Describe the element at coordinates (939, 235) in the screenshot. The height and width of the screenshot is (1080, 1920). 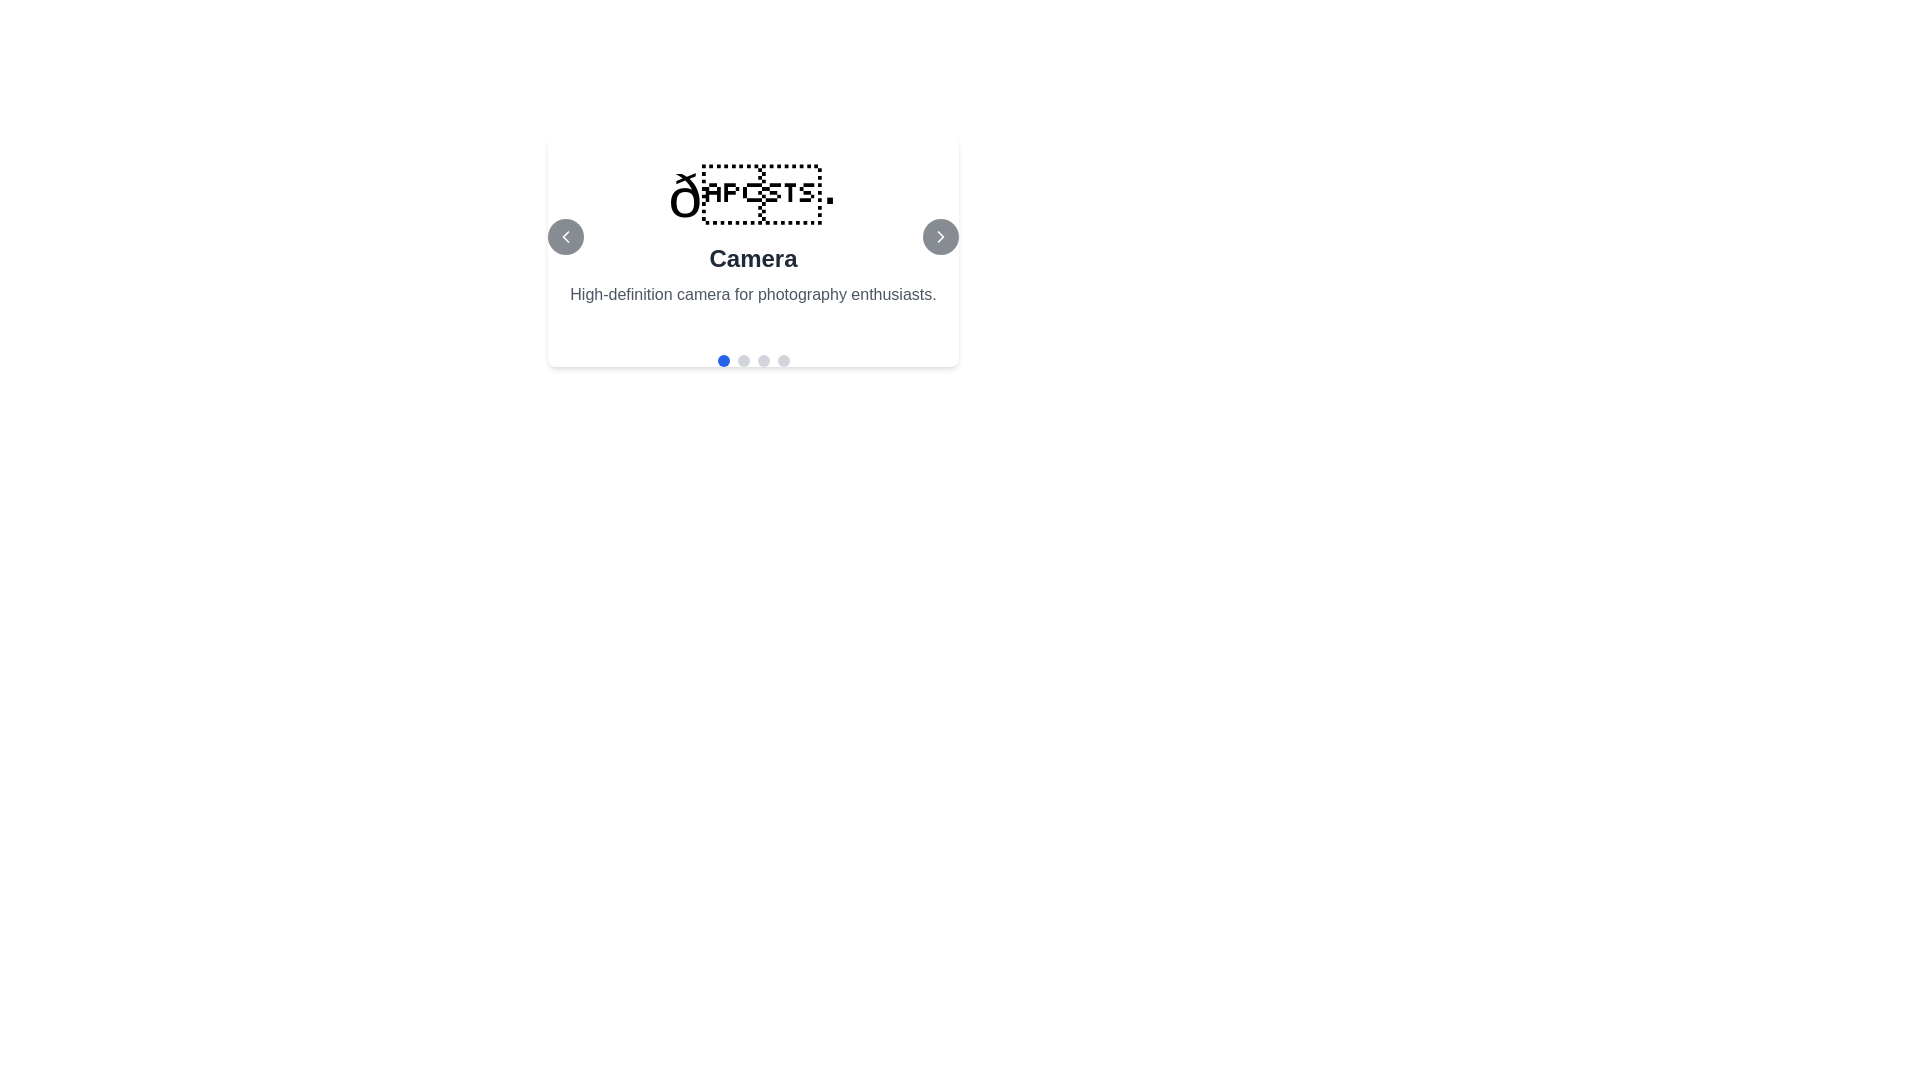
I see `the SVG chevron icon located in the right circular area of the card interface` at that location.